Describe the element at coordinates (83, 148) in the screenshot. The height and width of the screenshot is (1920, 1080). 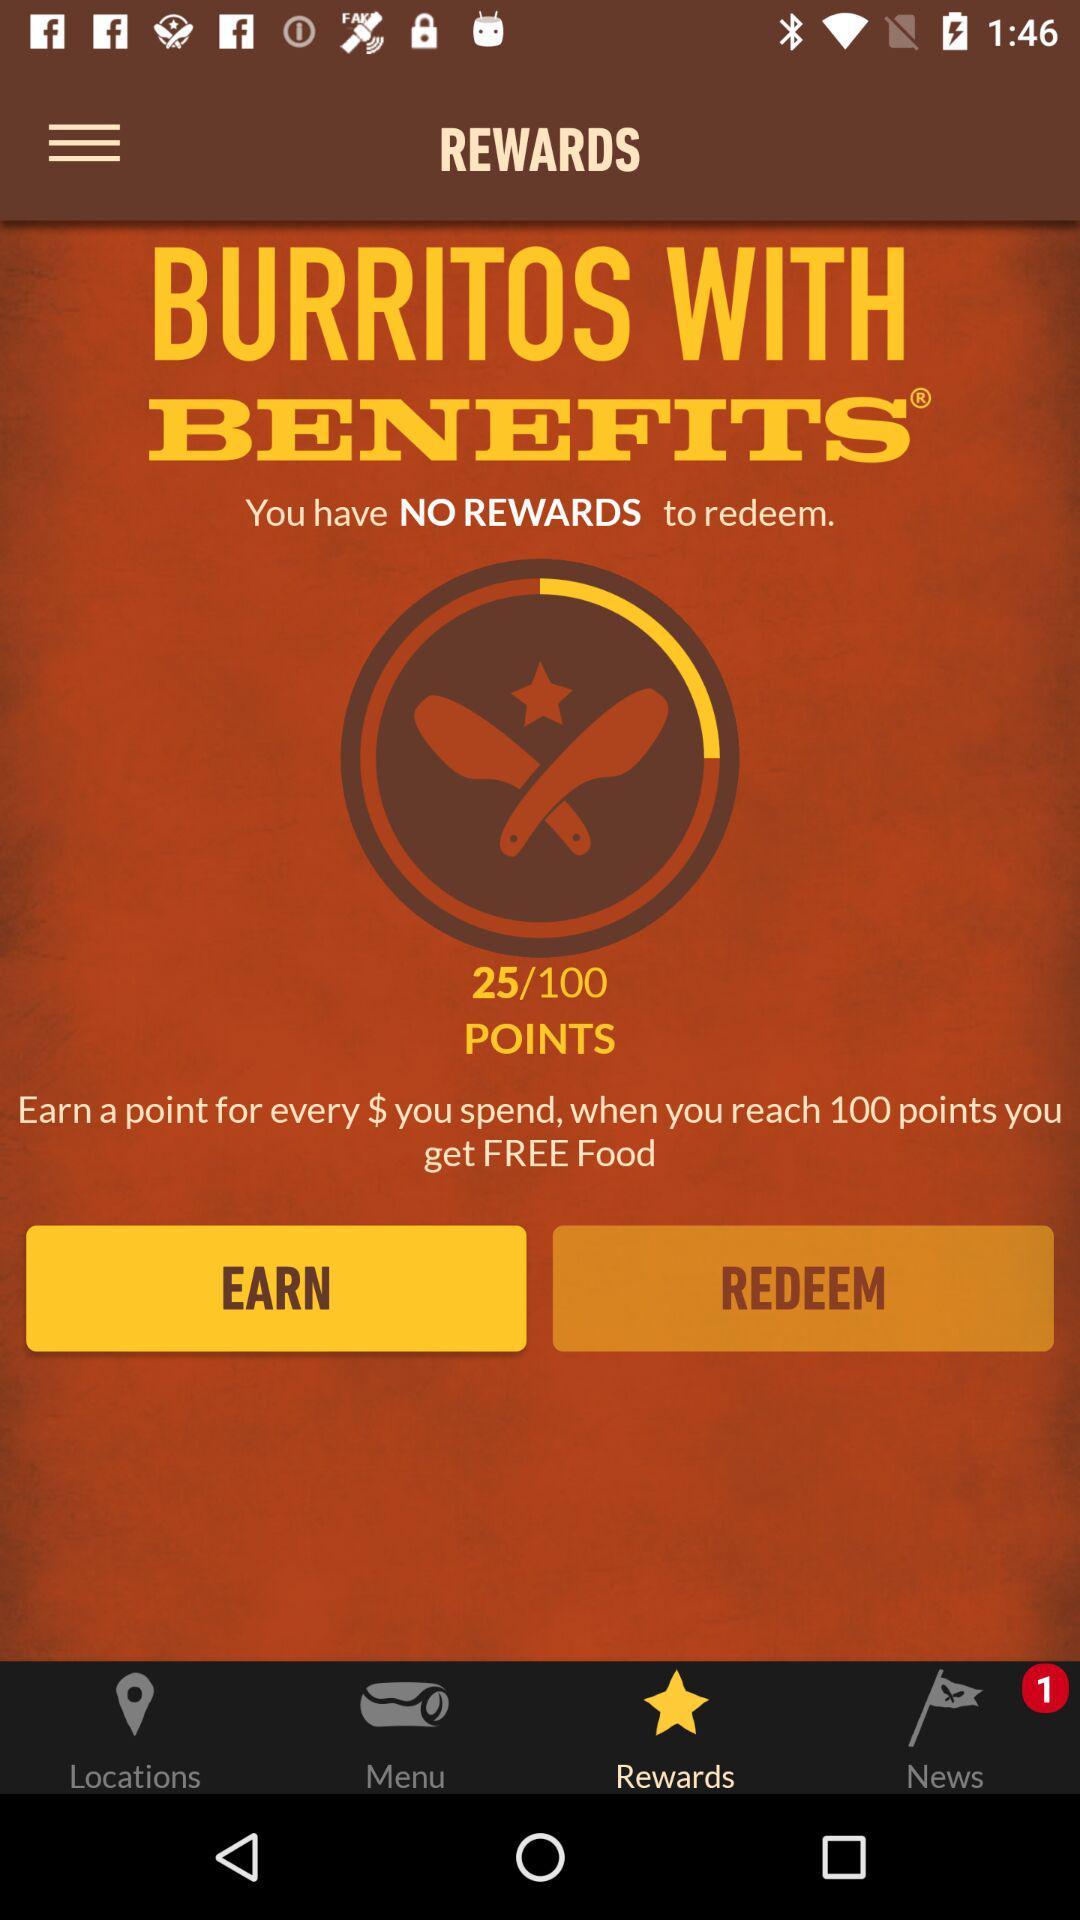
I see `menu` at that location.